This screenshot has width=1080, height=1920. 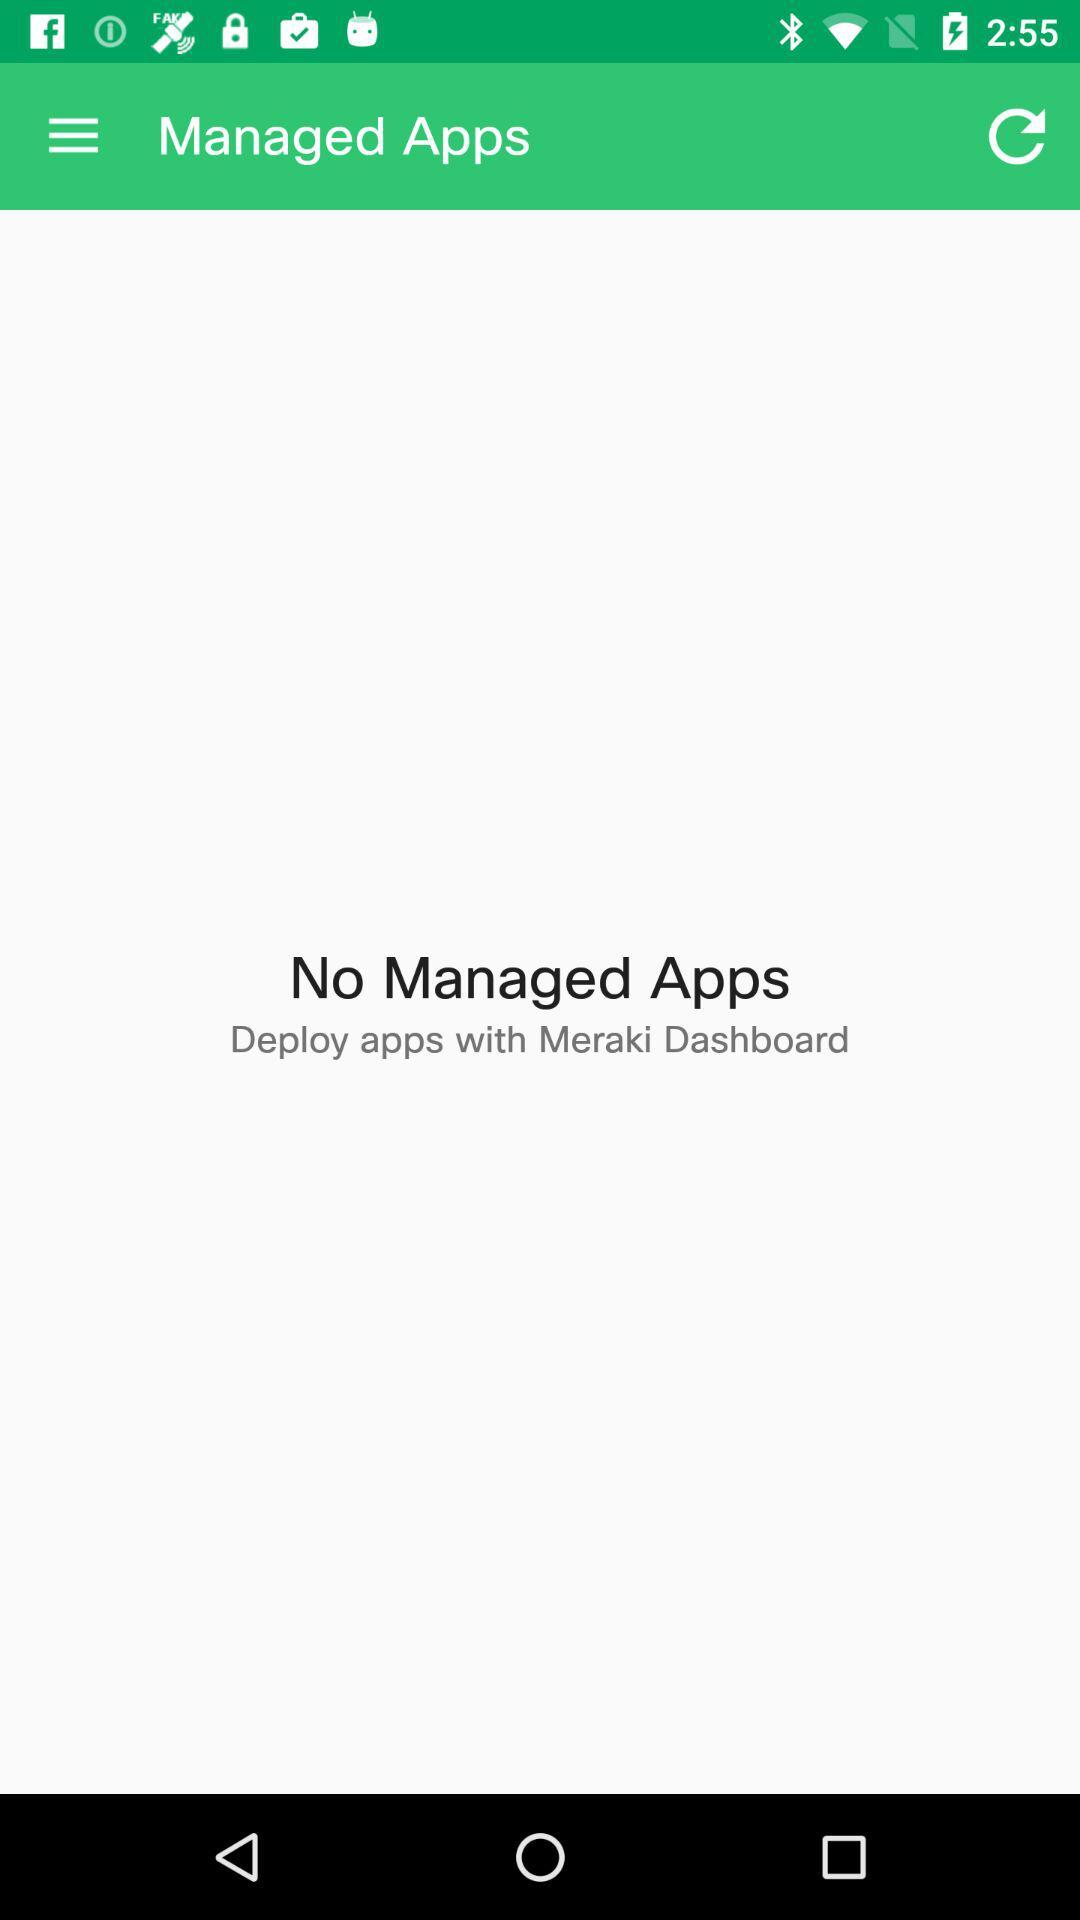 What do you see at coordinates (1017, 135) in the screenshot?
I see `app next to the managed apps item` at bounding box center [1017, 135].